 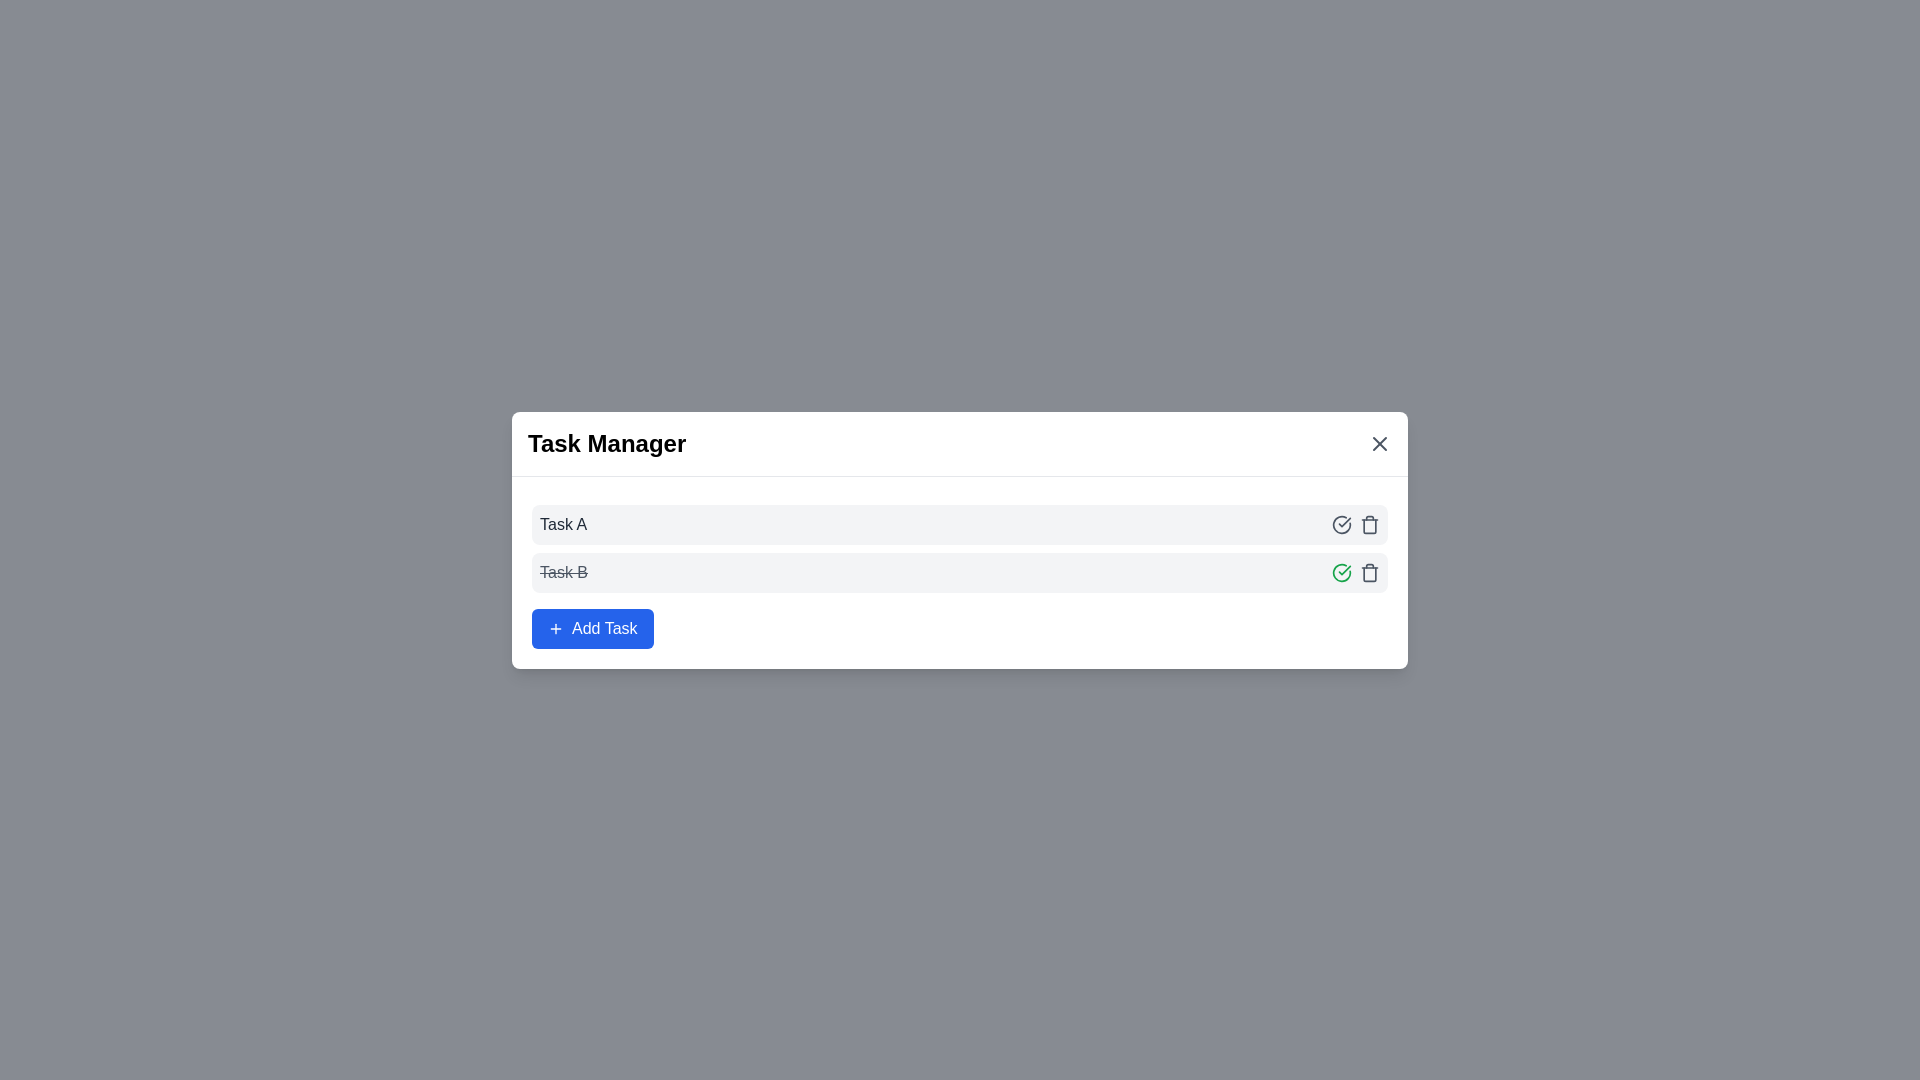 I want to click on the trash can icon button located in the top-right corner of 'Task A' in the task manager interface to trigger the color change to red as a visual cue, so click(x=1368, y=523).